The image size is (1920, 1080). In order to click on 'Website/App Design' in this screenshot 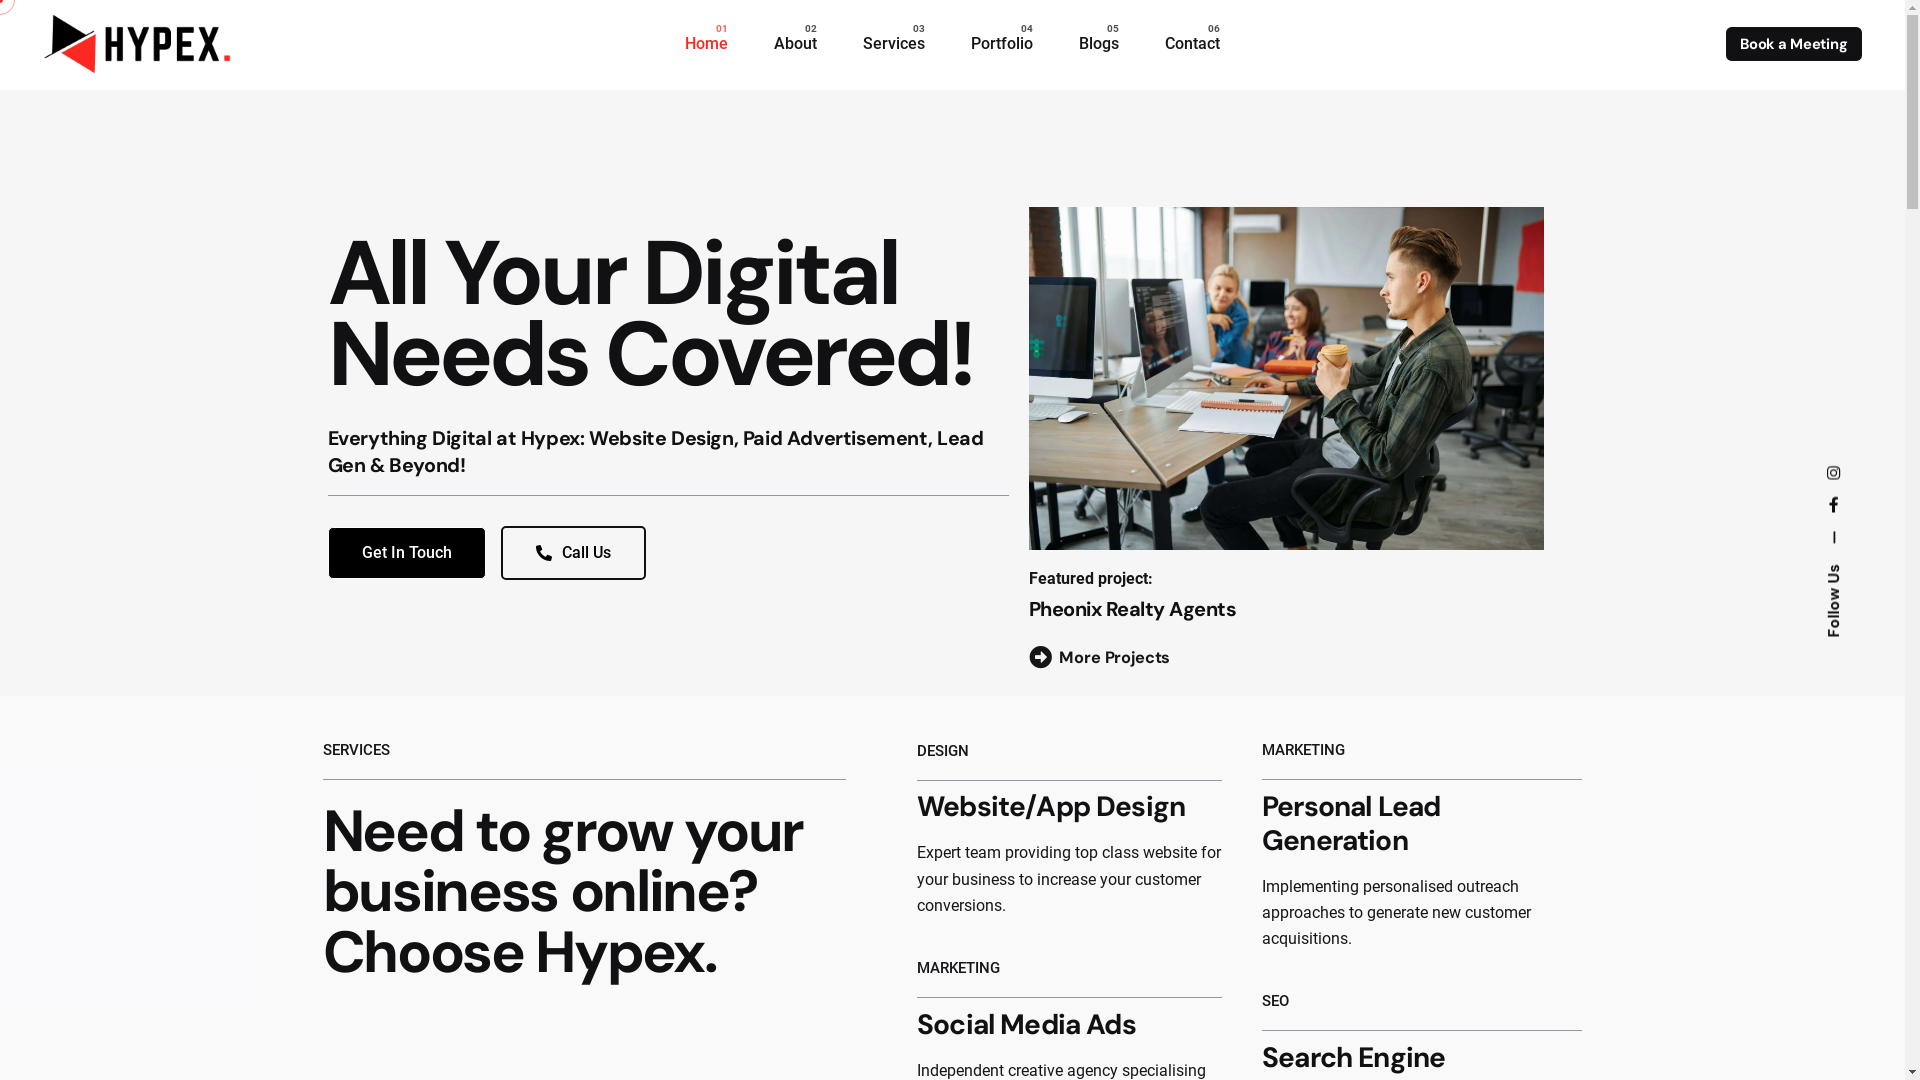, I will do `click(1050, 805)`.